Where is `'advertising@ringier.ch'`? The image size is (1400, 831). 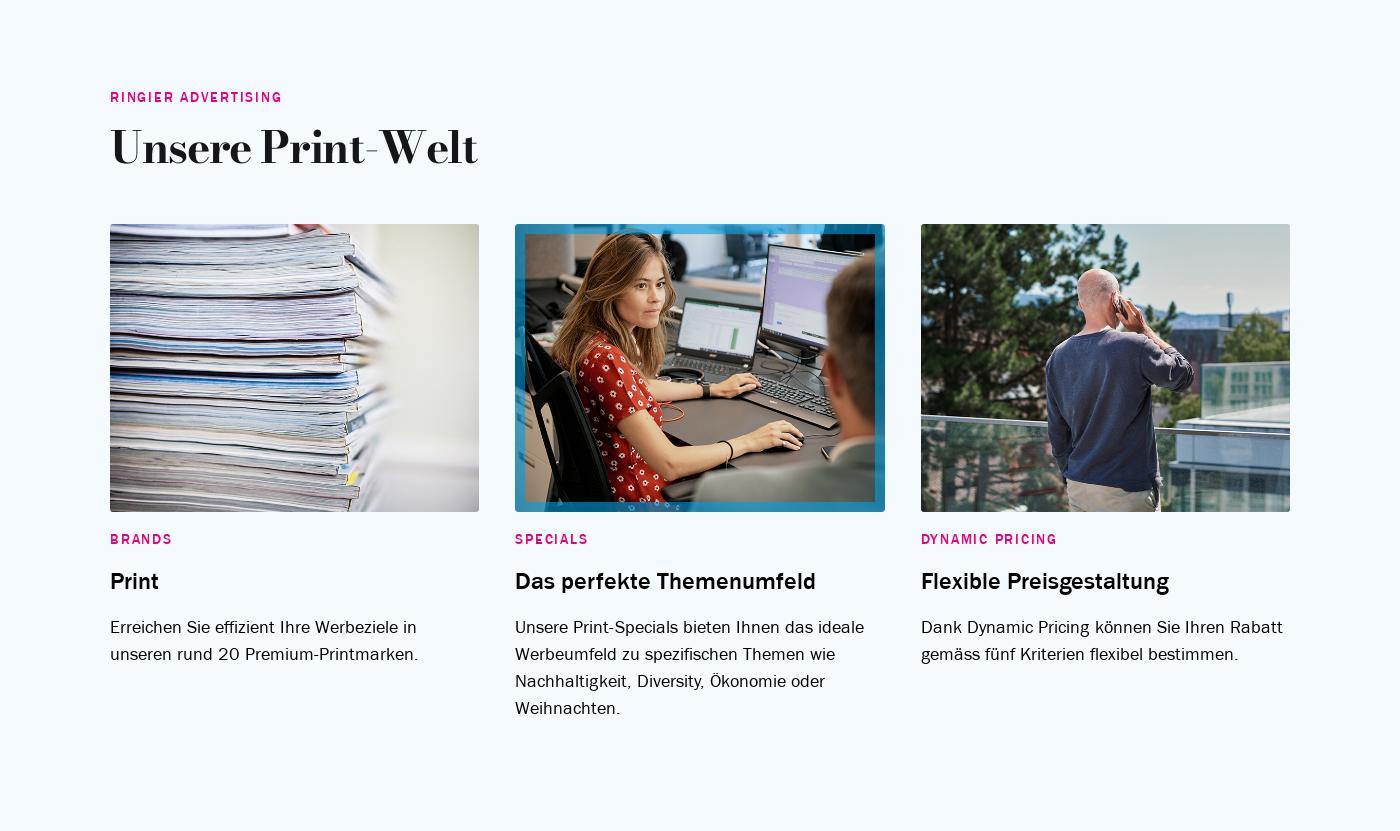 'advertising@ringier.ch' is located at coordinates (1285, 537).